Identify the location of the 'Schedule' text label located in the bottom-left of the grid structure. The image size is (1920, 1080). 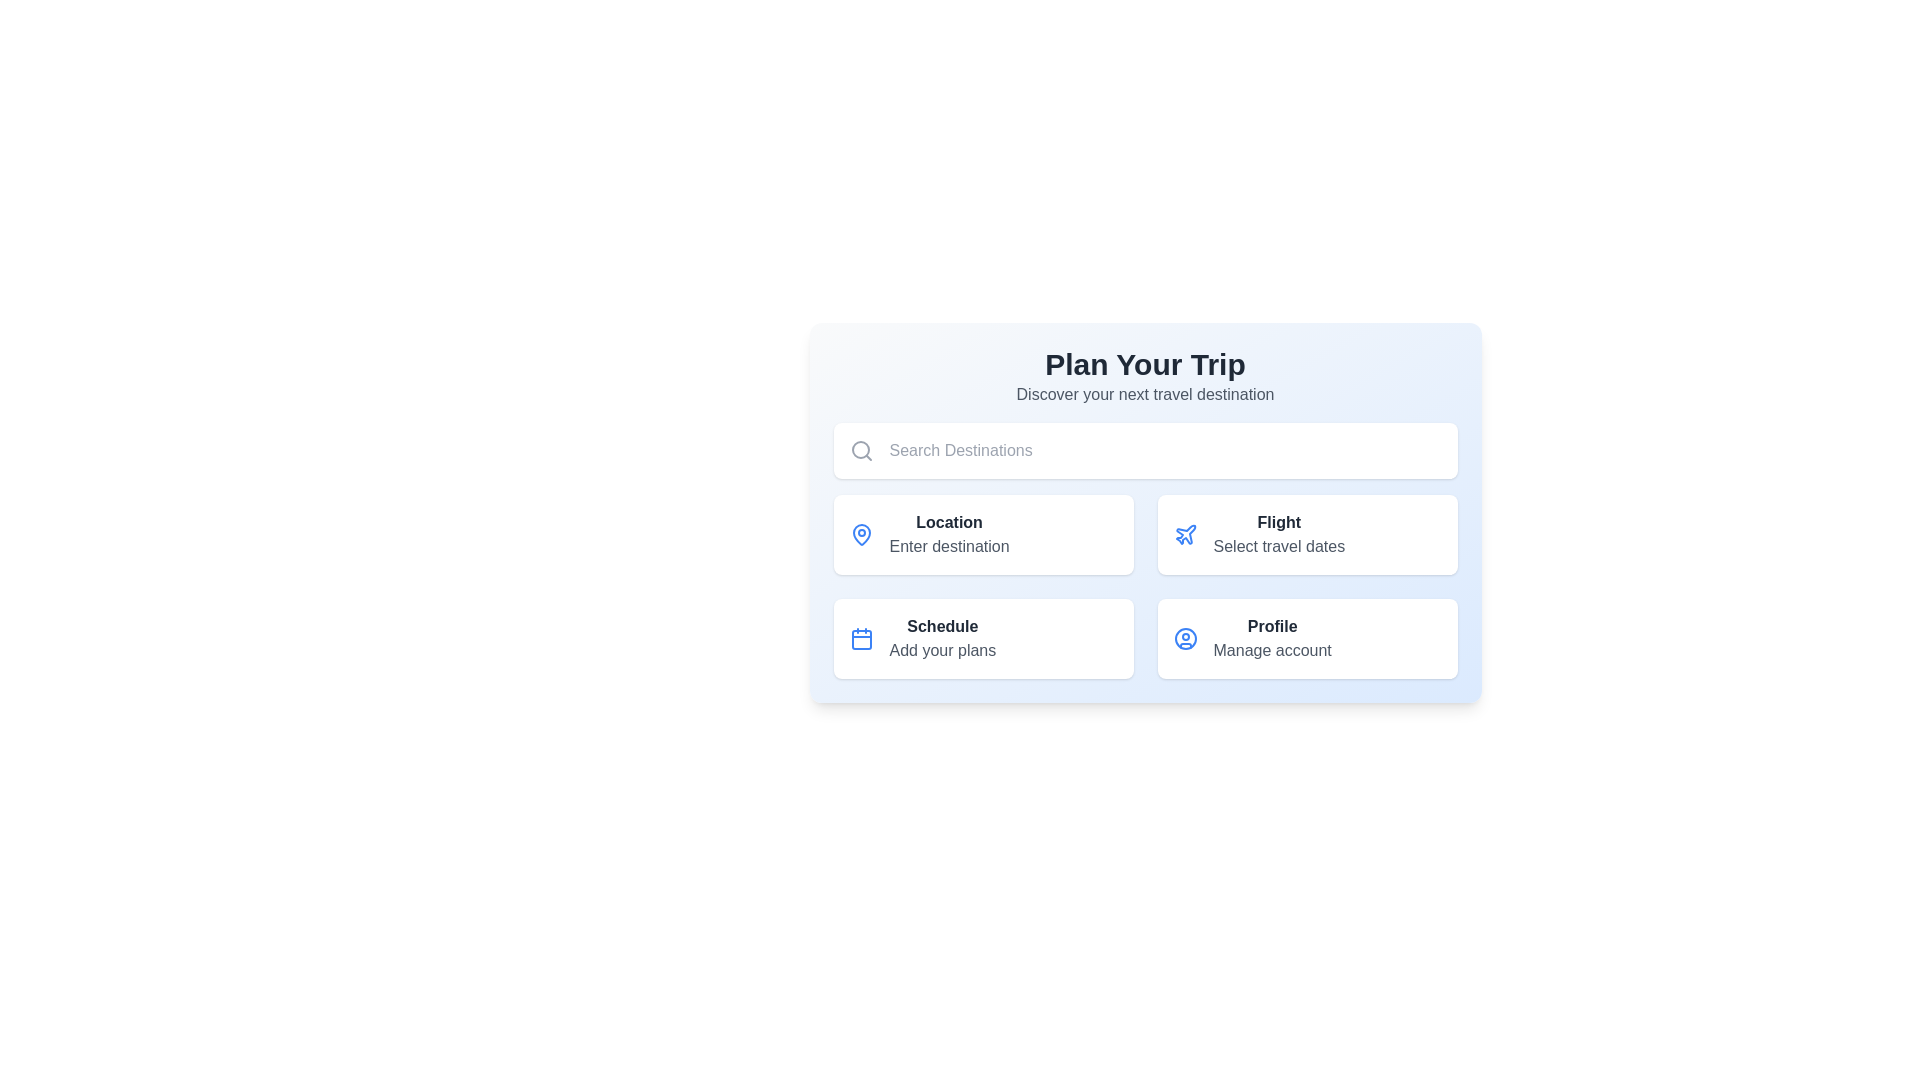
(941, 639).